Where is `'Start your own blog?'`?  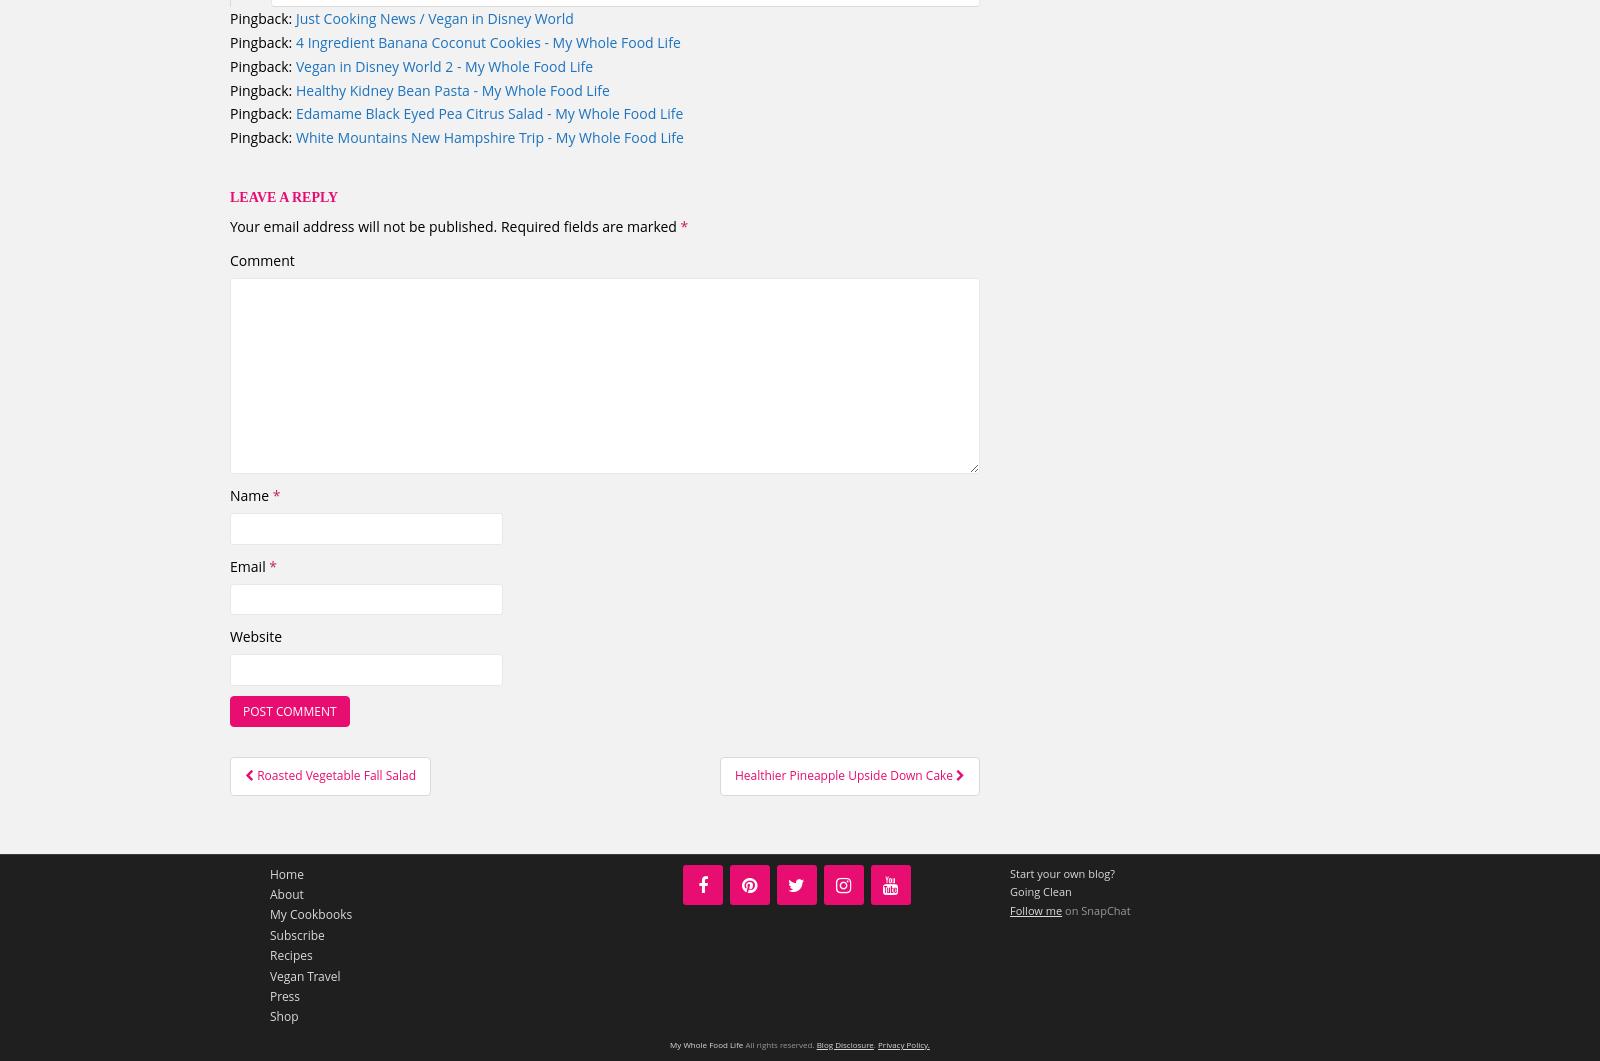
'Start your own blog?' is located at coordinates (1062, 872).